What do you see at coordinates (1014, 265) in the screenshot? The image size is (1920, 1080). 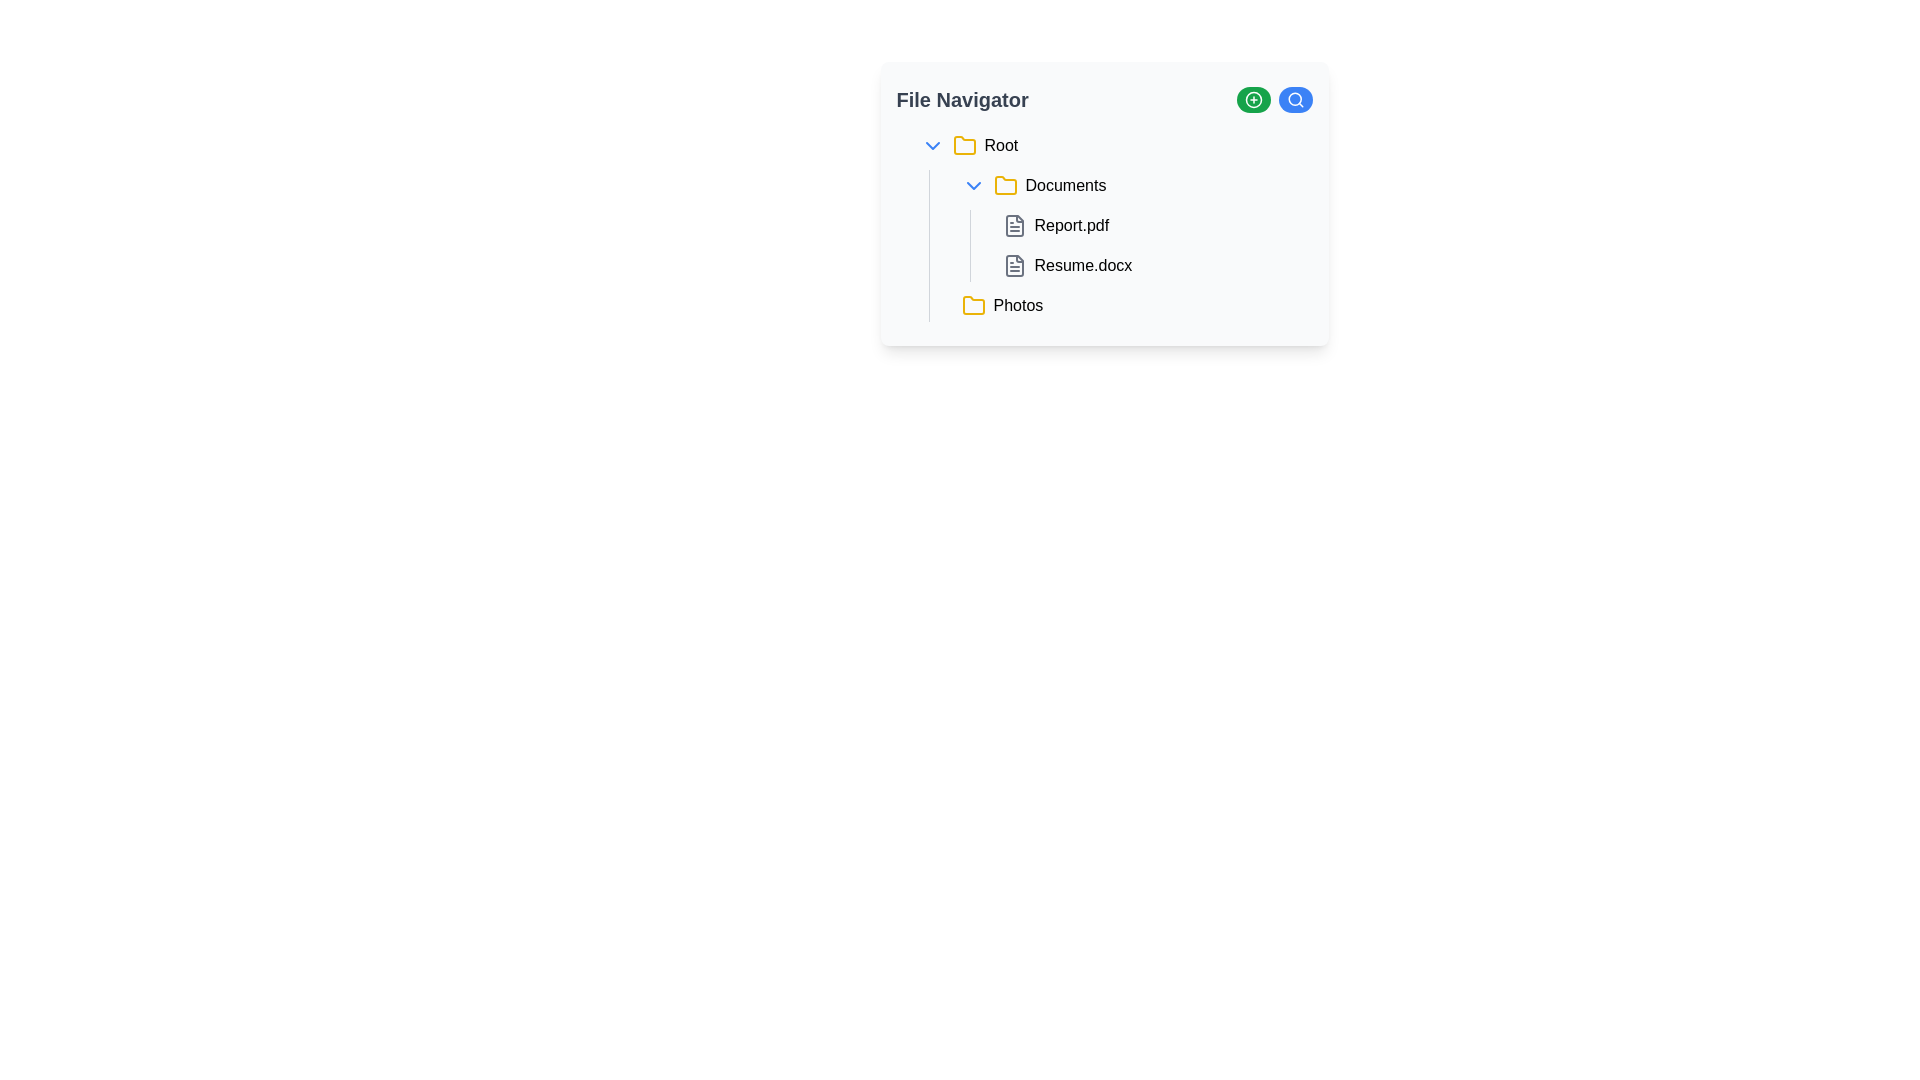 I see `the document icon located to the left of 'Resume.docx' in the file navigator under the 'Documents' folder` at bounding box center [1014, 265].